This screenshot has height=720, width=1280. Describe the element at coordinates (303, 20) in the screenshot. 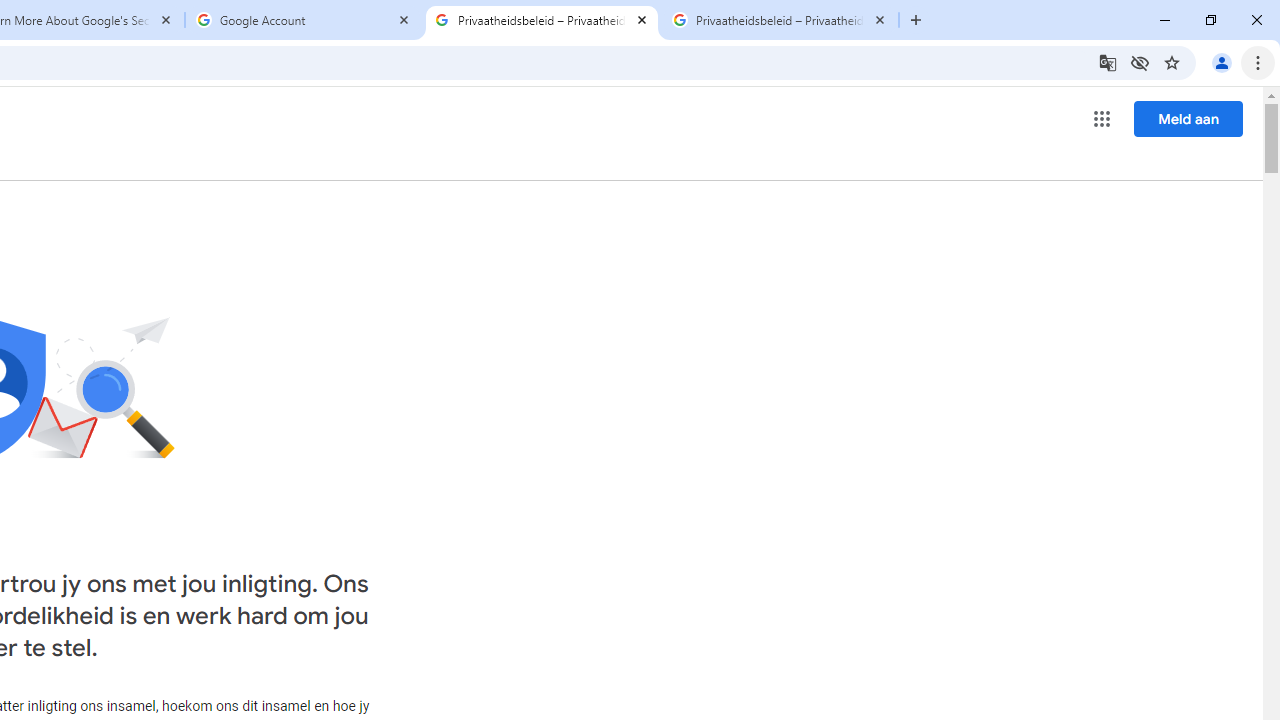

I see `'Google Account'` at that location.